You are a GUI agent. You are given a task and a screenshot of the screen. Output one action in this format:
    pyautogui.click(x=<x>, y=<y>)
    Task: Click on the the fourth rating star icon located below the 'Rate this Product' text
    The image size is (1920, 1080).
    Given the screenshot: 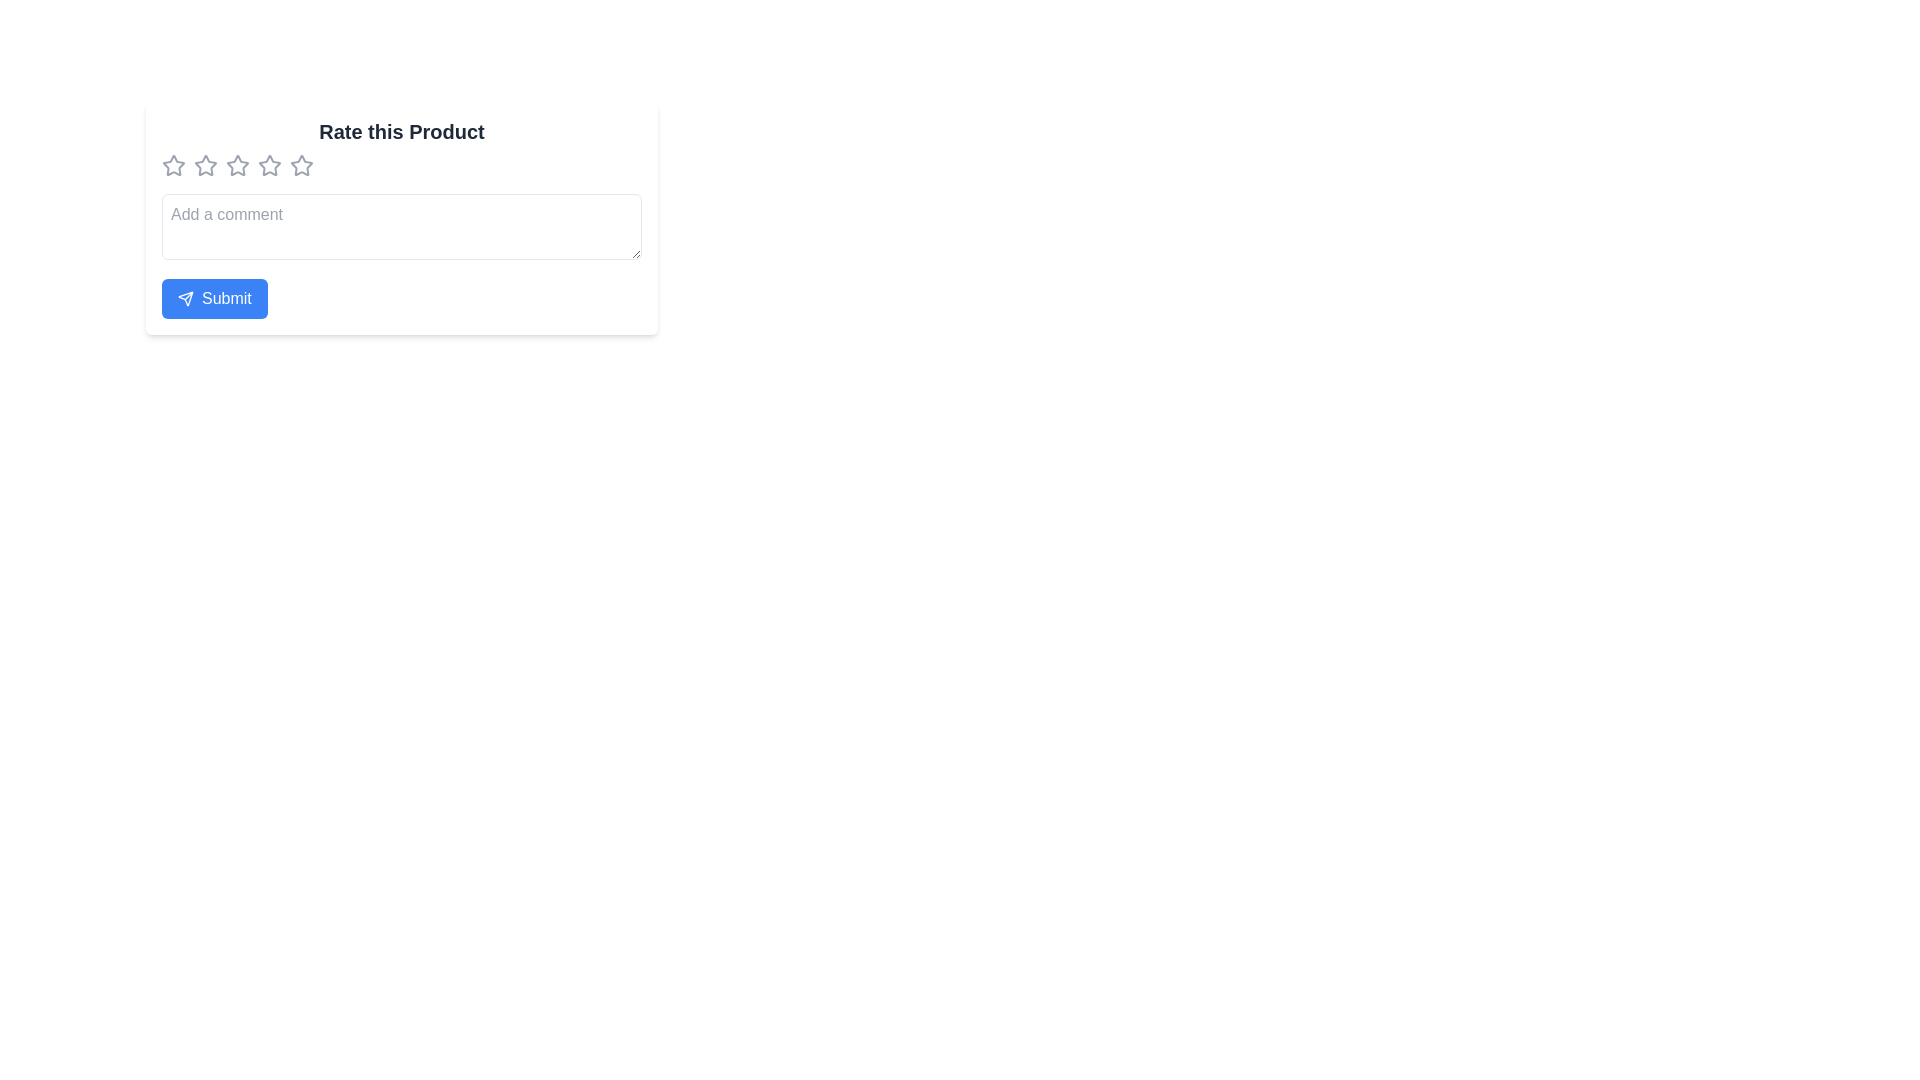 What is the action you would take?
    pyautogui.click(x=301, y=164)
    